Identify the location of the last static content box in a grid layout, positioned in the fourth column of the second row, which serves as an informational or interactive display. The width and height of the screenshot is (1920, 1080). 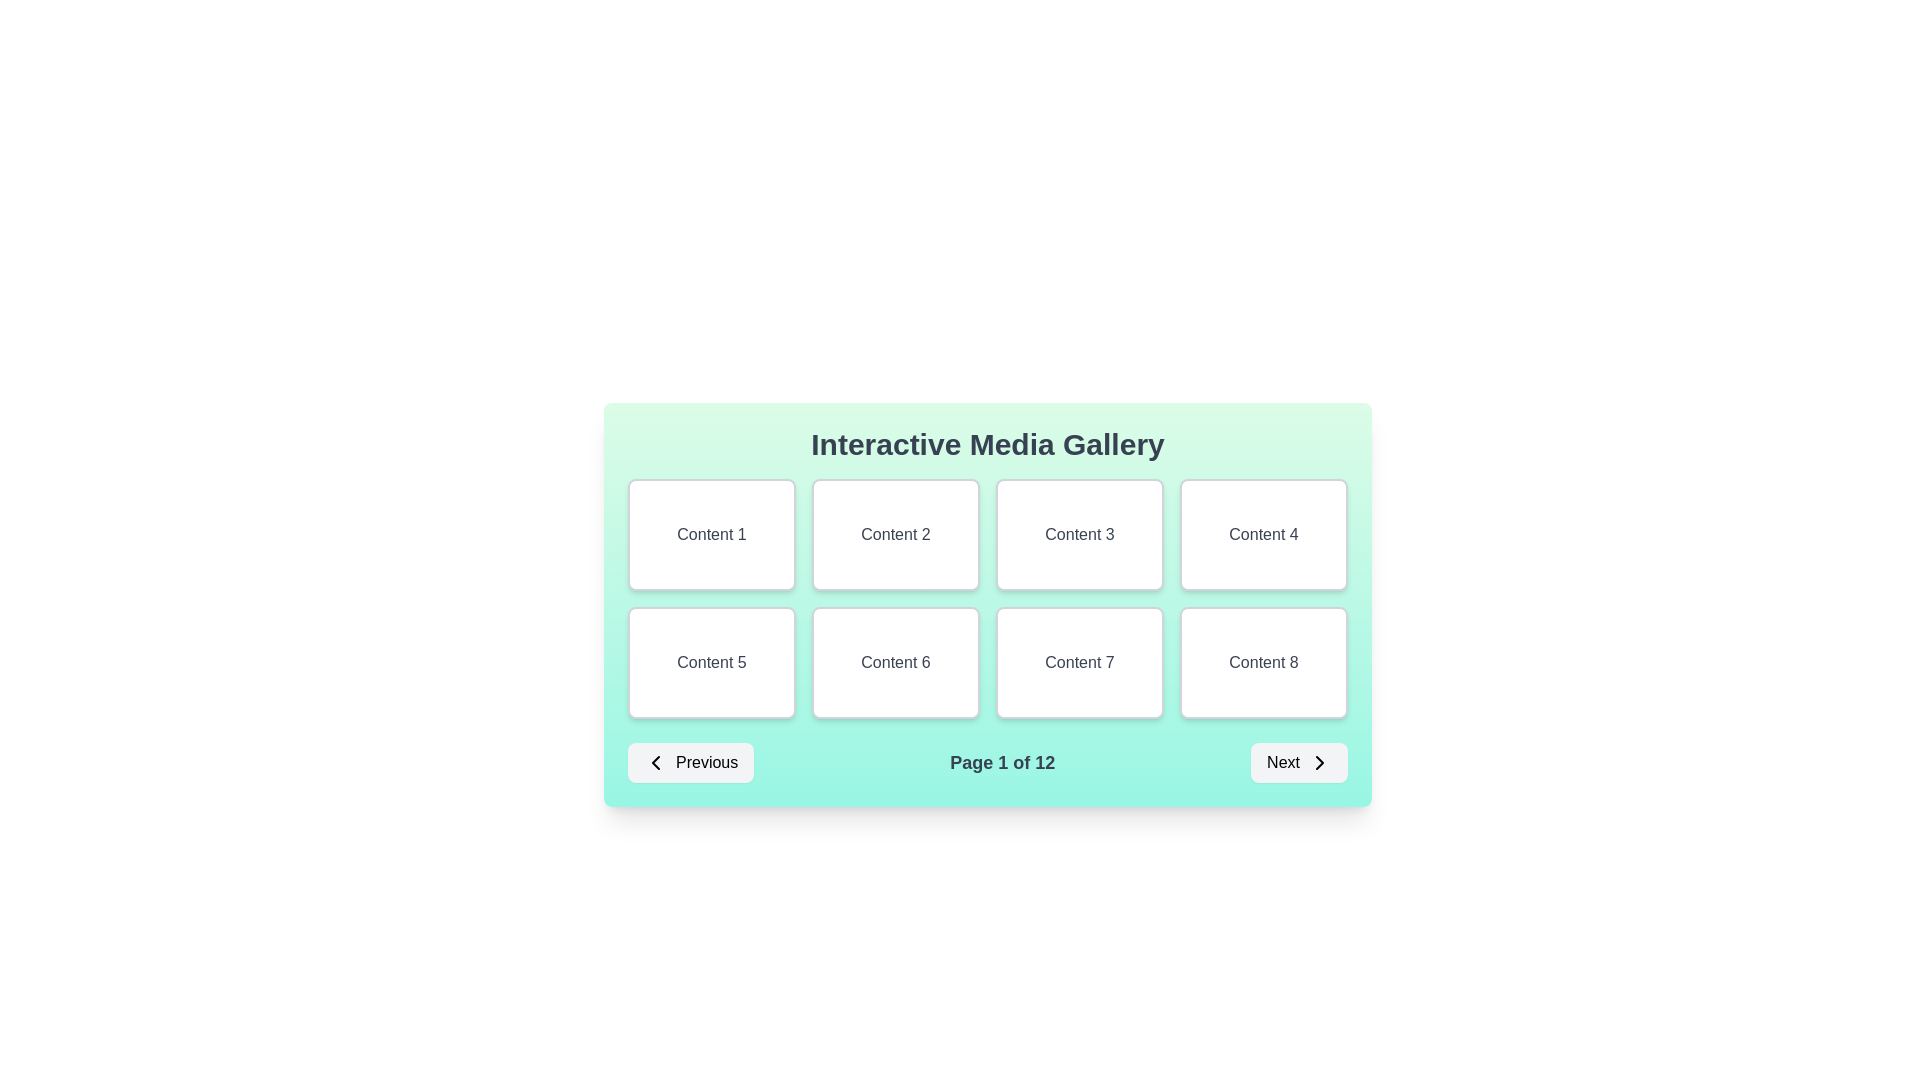
(1262, 663).